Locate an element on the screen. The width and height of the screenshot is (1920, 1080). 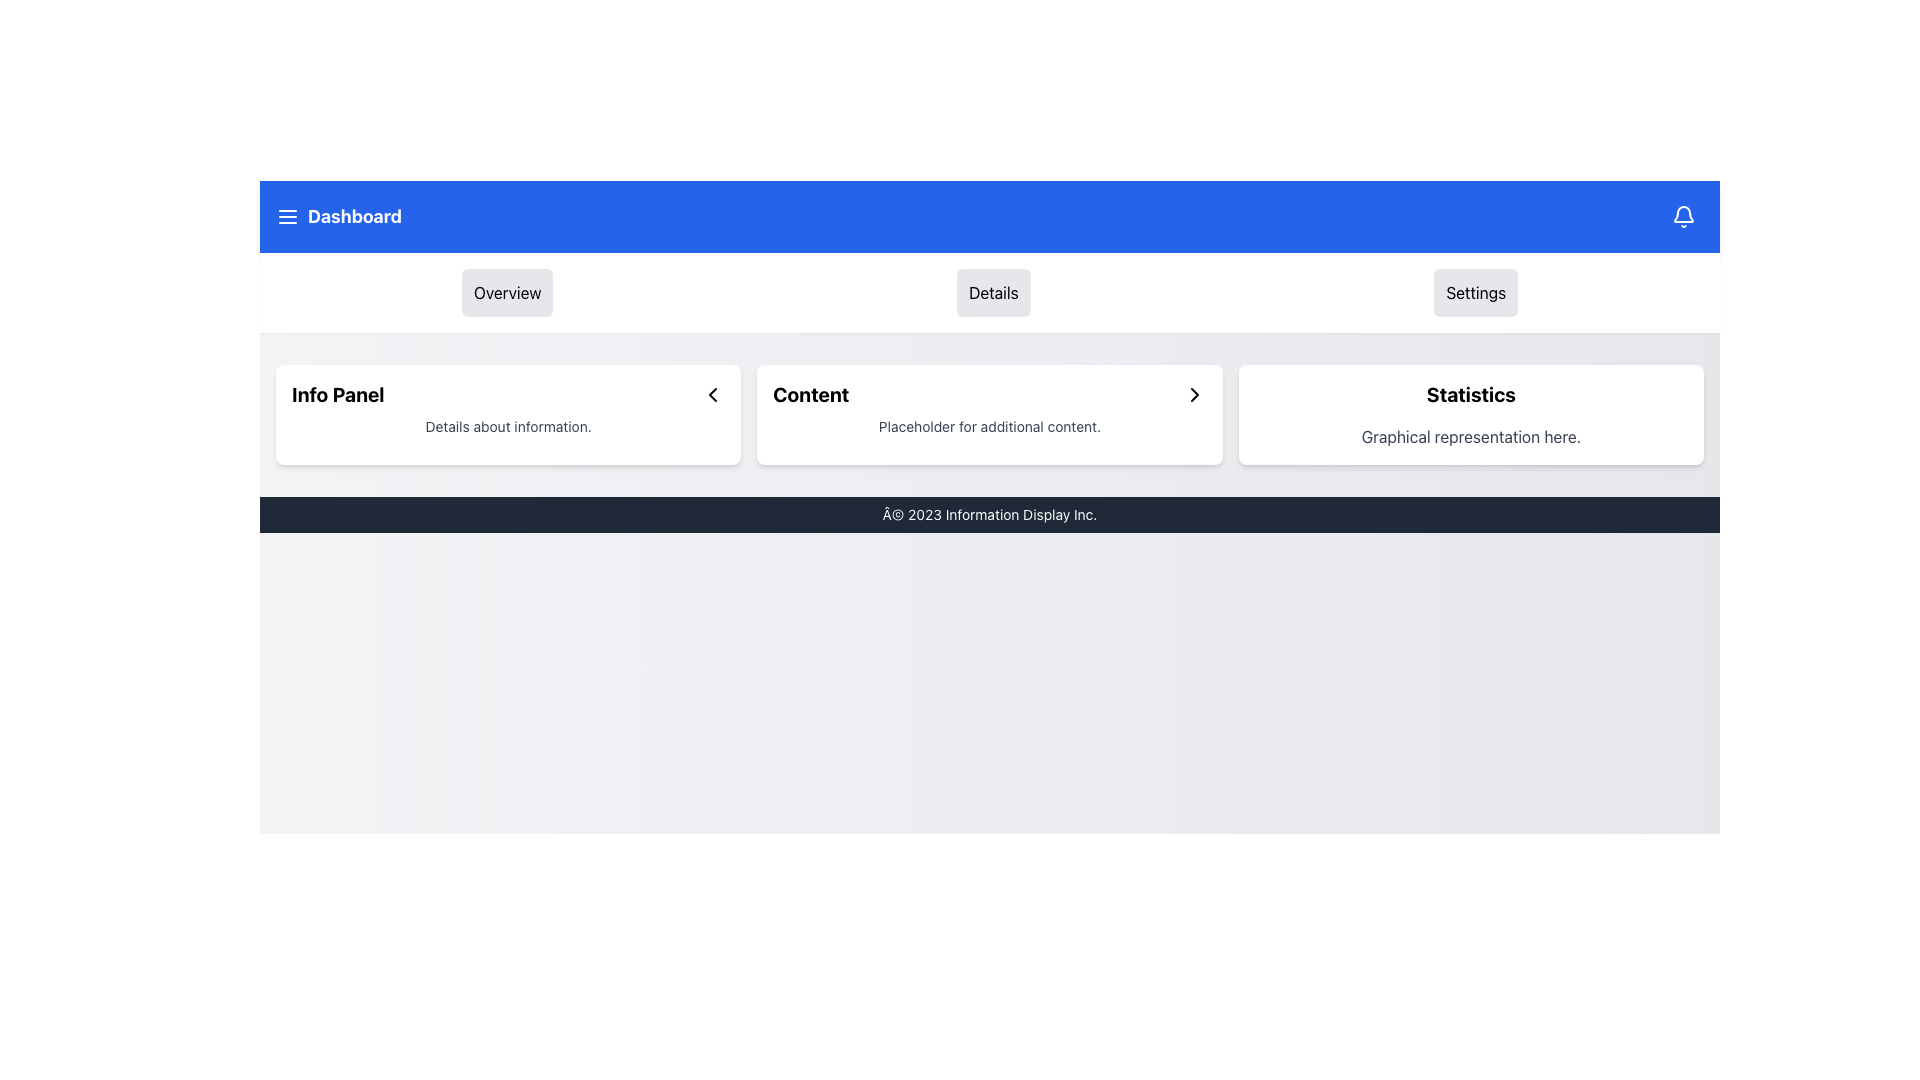
the circular notification button with a bell icon located at the top-right corner of the blue navigation bar to interact with it is located at coordinates (1683, 216).